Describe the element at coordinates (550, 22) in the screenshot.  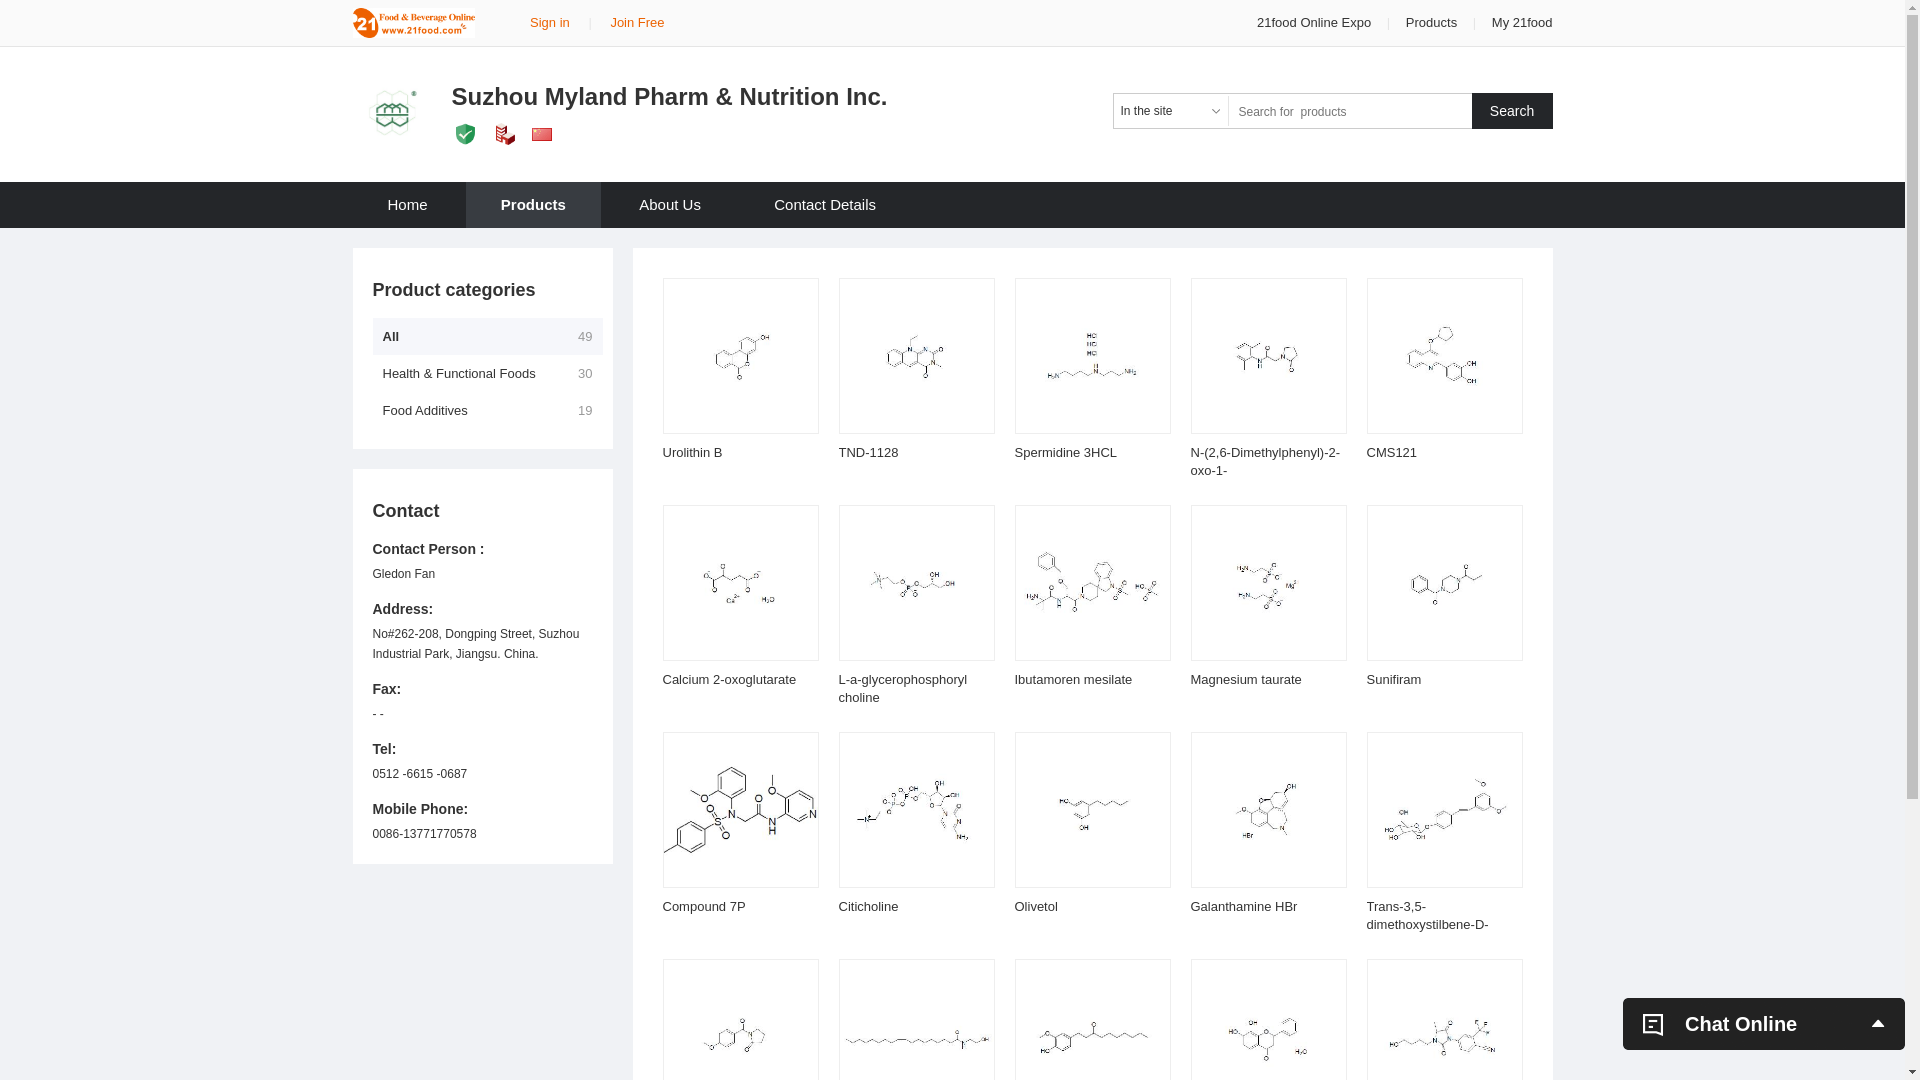
I see `'Sign in'` at that location.